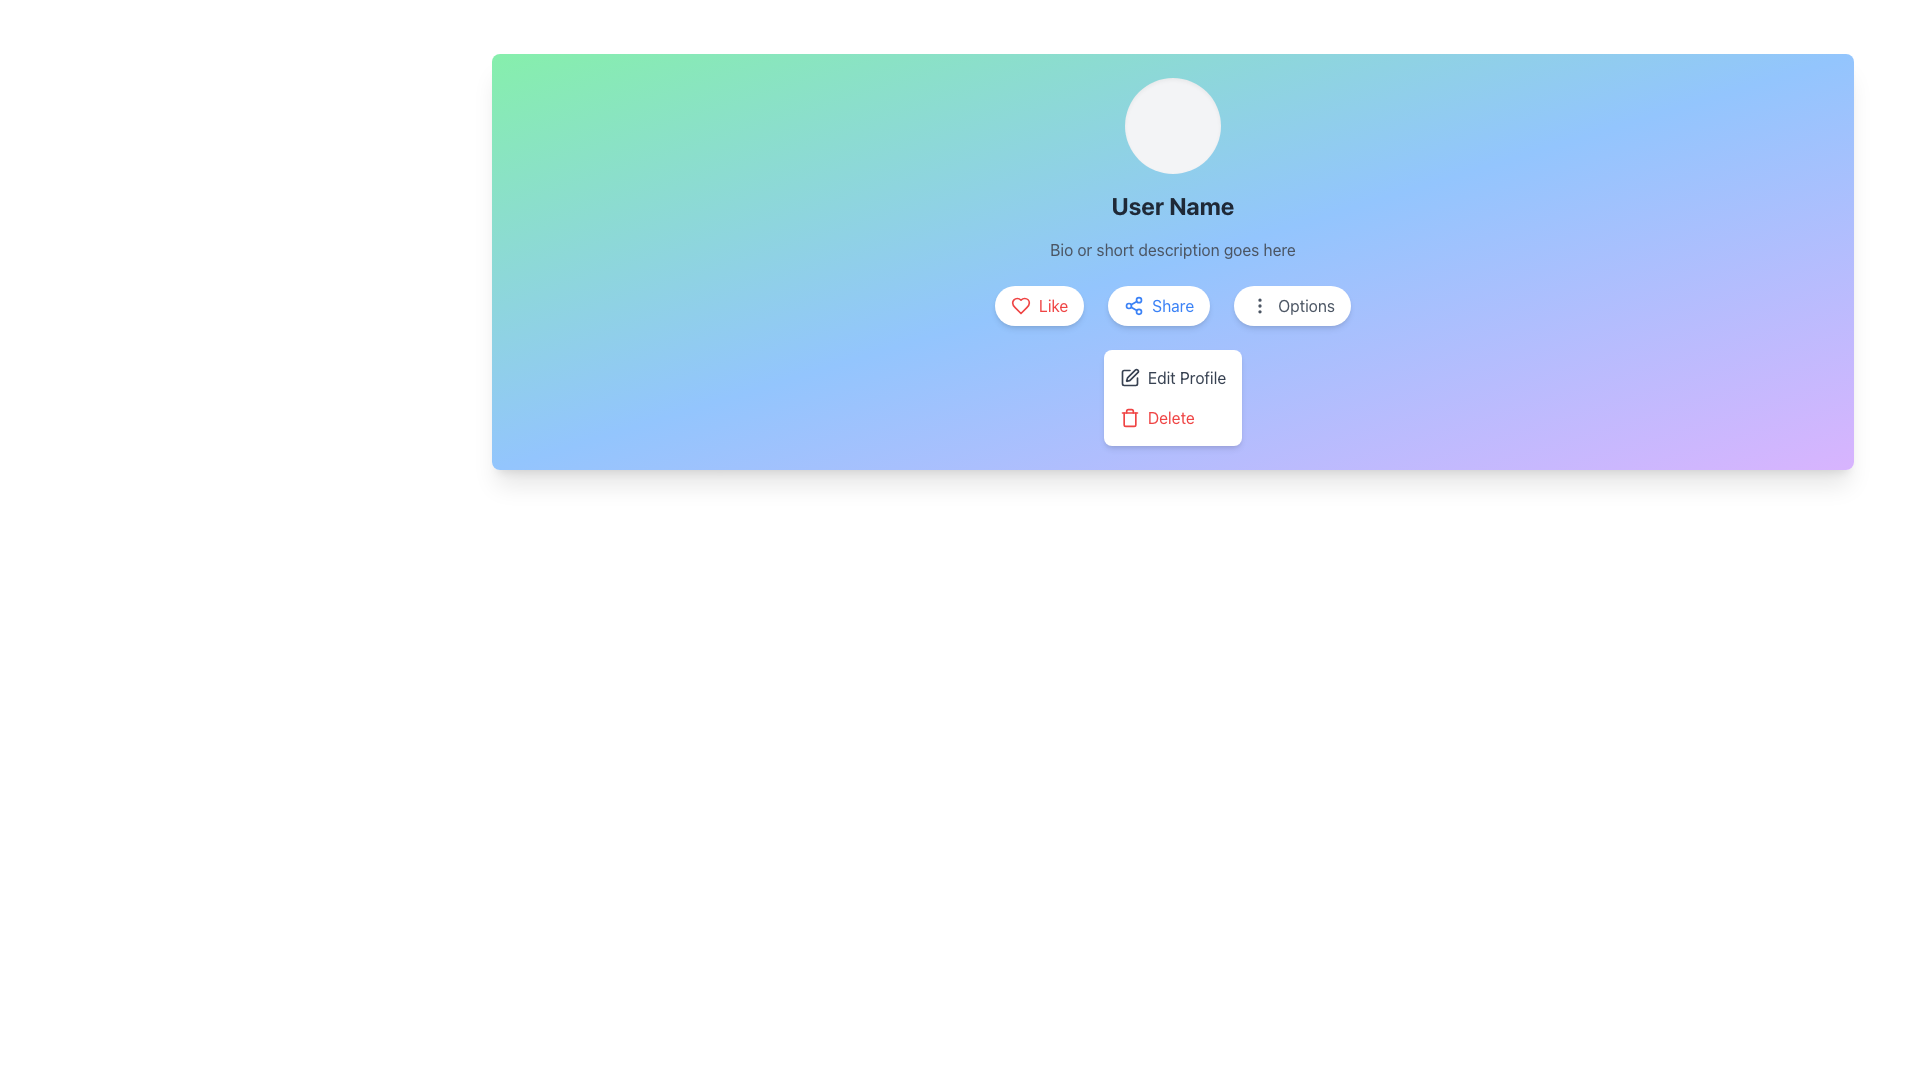 The height and width of the screenshot is (1080, 1920). Describe the element at coordinates (1159, 305) in the screenshot. I see `the 'Share' button, which is the second button in a group with a rounded rectangular shape, white background, blue share icon, and blue text` at that location.